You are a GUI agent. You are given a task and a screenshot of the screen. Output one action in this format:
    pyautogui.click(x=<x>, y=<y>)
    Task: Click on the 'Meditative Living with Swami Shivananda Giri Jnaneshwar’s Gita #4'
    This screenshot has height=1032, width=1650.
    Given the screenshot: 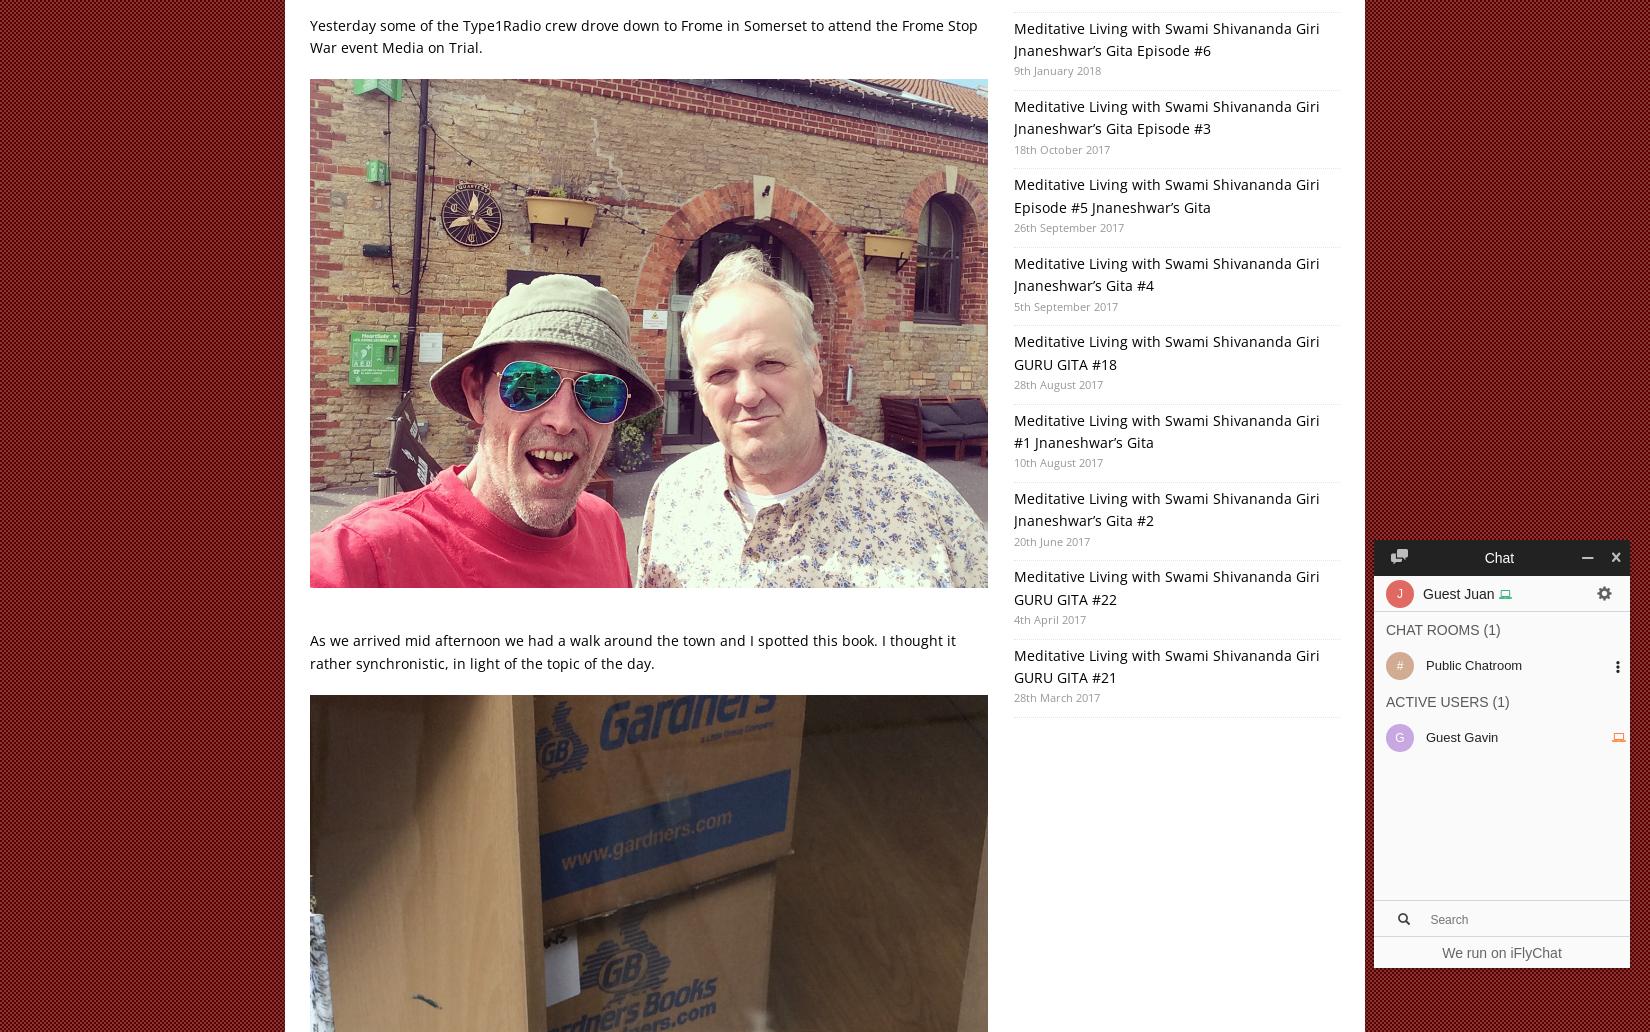 What is the action you would take?
    pyautogui.click(x=1012, y=273)
    